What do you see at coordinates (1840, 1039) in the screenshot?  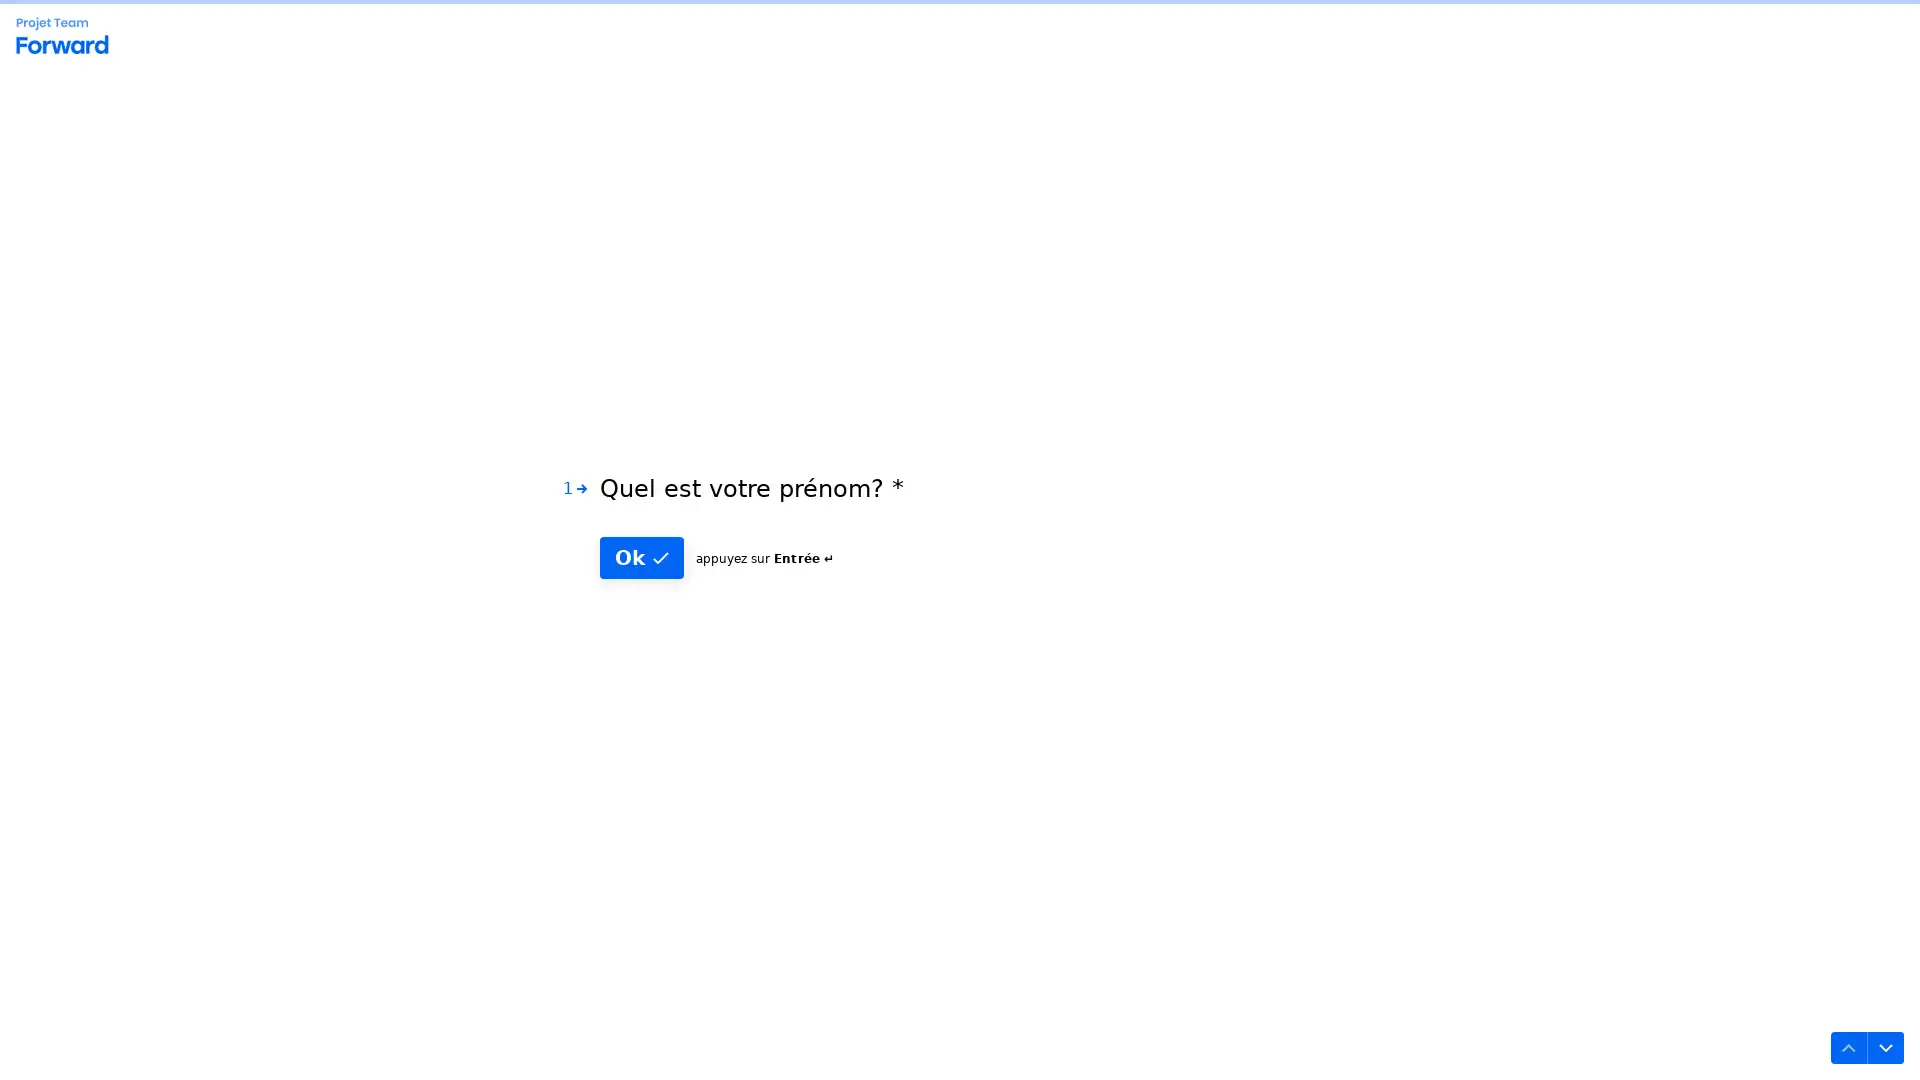 I see `Question precedente` at bounding box center [1840, 1039].